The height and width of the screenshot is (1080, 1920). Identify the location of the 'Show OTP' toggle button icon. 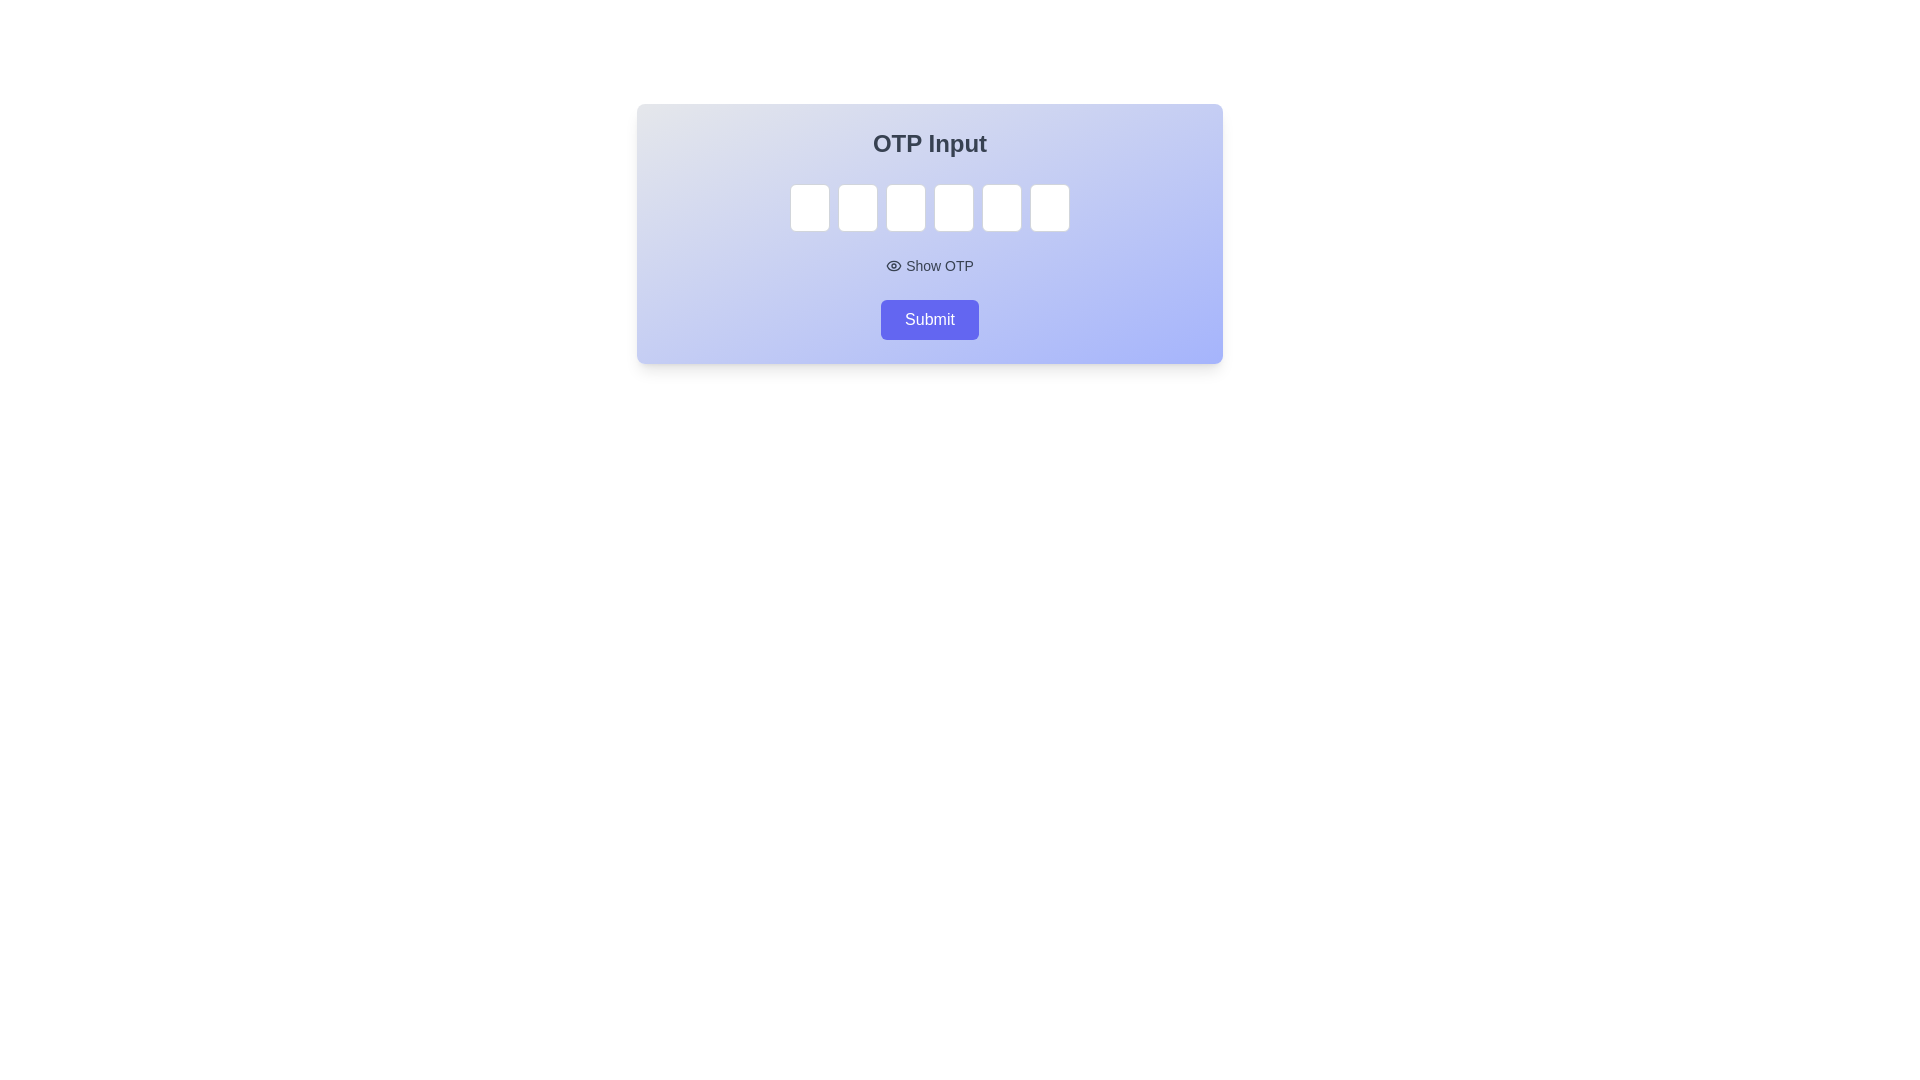
(893, 265).